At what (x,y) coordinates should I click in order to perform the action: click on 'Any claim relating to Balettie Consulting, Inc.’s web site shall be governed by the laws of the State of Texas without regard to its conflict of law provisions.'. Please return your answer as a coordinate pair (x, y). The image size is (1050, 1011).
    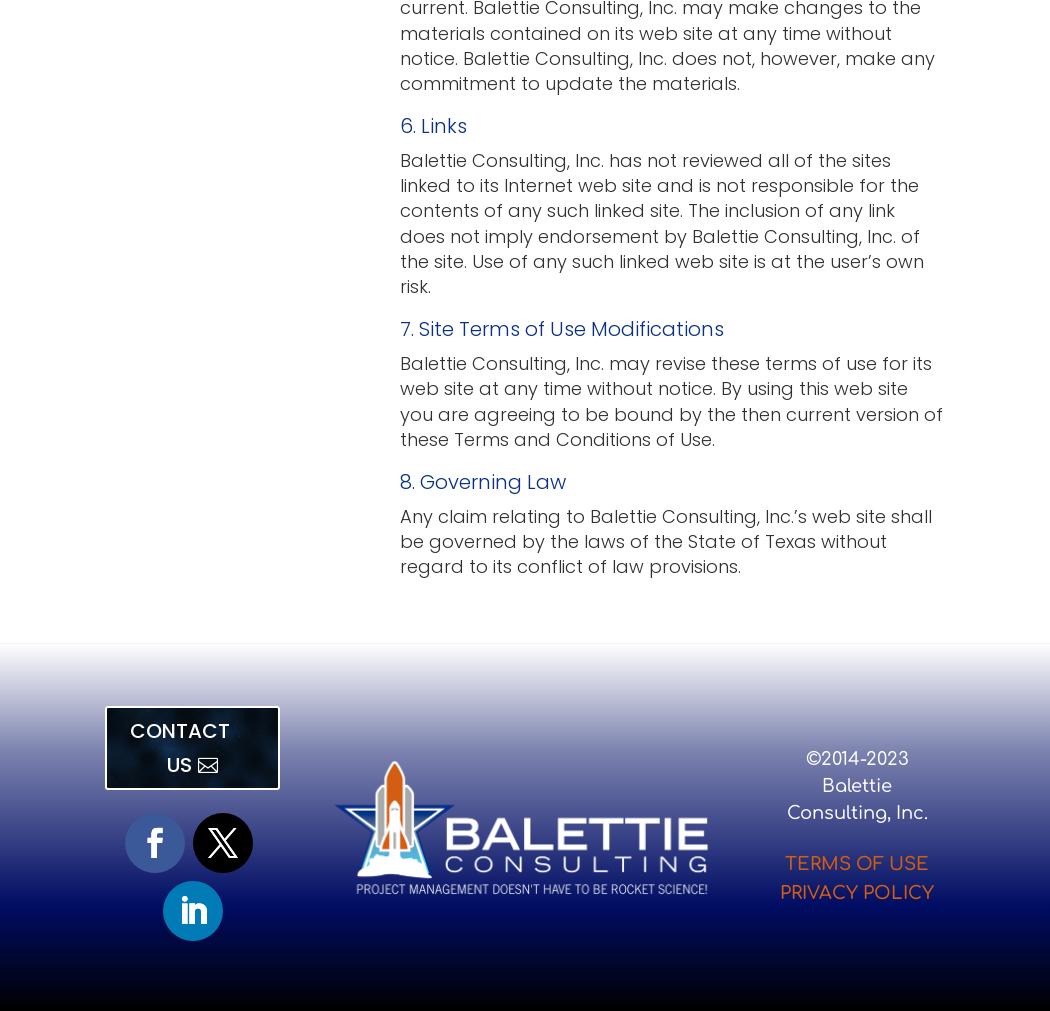
    Looking at the image, I should click on (665, 540).